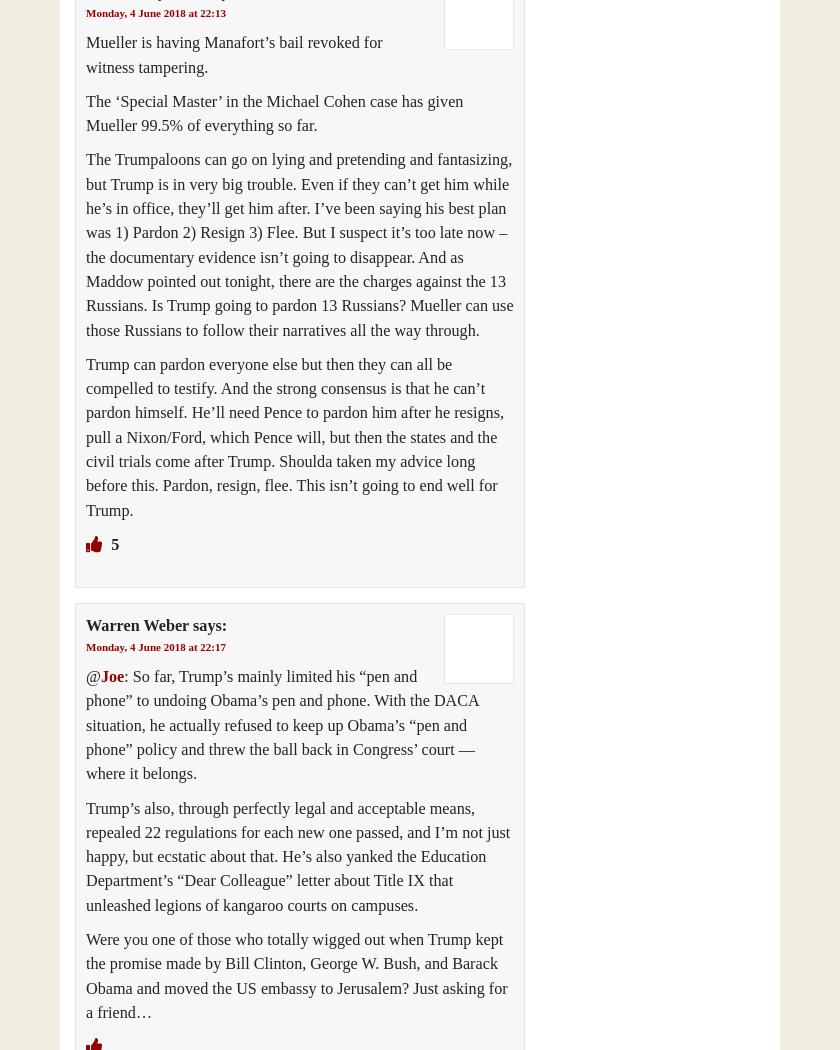 This screenshot has height=1050, width=840. Describe the element at coordinates (298, 856) in the screenshot. I see `'Trump’s also, through perfectly legal and acceptable means, repealed 22 regulations for each new one passed, and I’m not just happy, but ecstatic about that. He’s also yanked the Education Department’s “Dear Colleague” letter about Title IX that unleashed legions of kangaroo courts on campuses.'` at that location.